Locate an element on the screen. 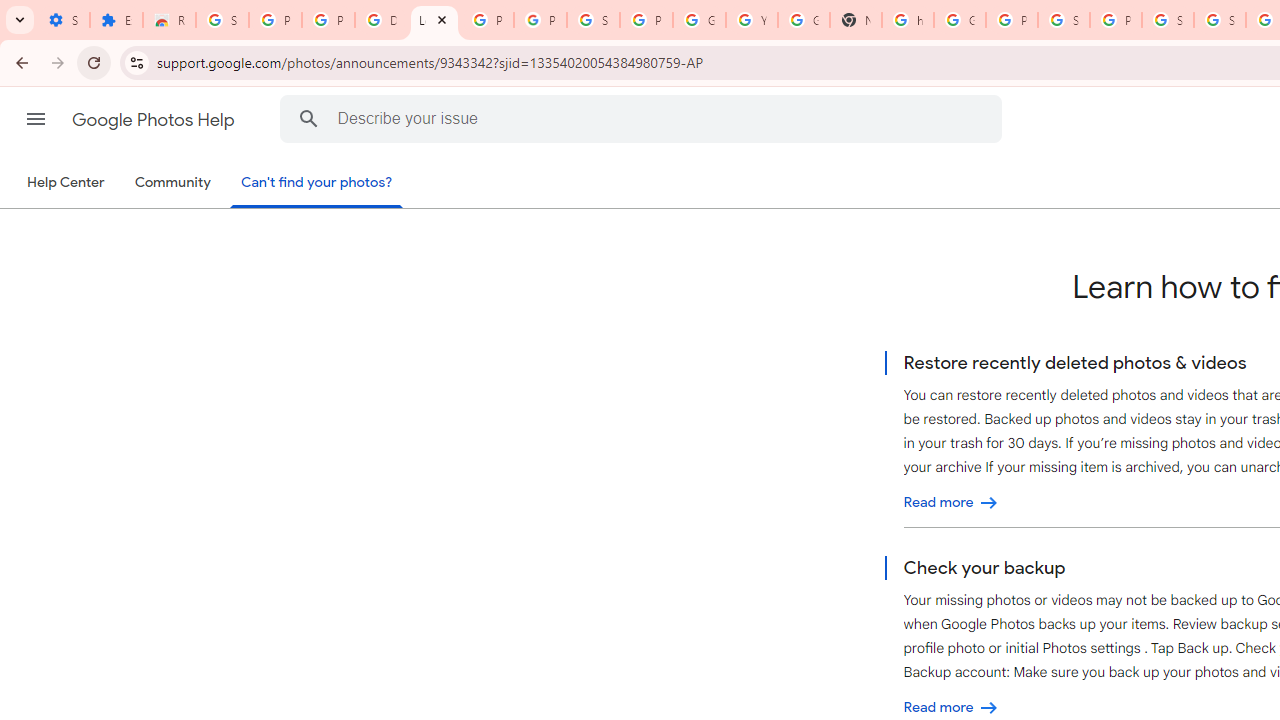 This screenshot has height=720, width=1280. 'Delete photos & videos - Computer - Google Photos Help' is located at coordinates (381, 20).